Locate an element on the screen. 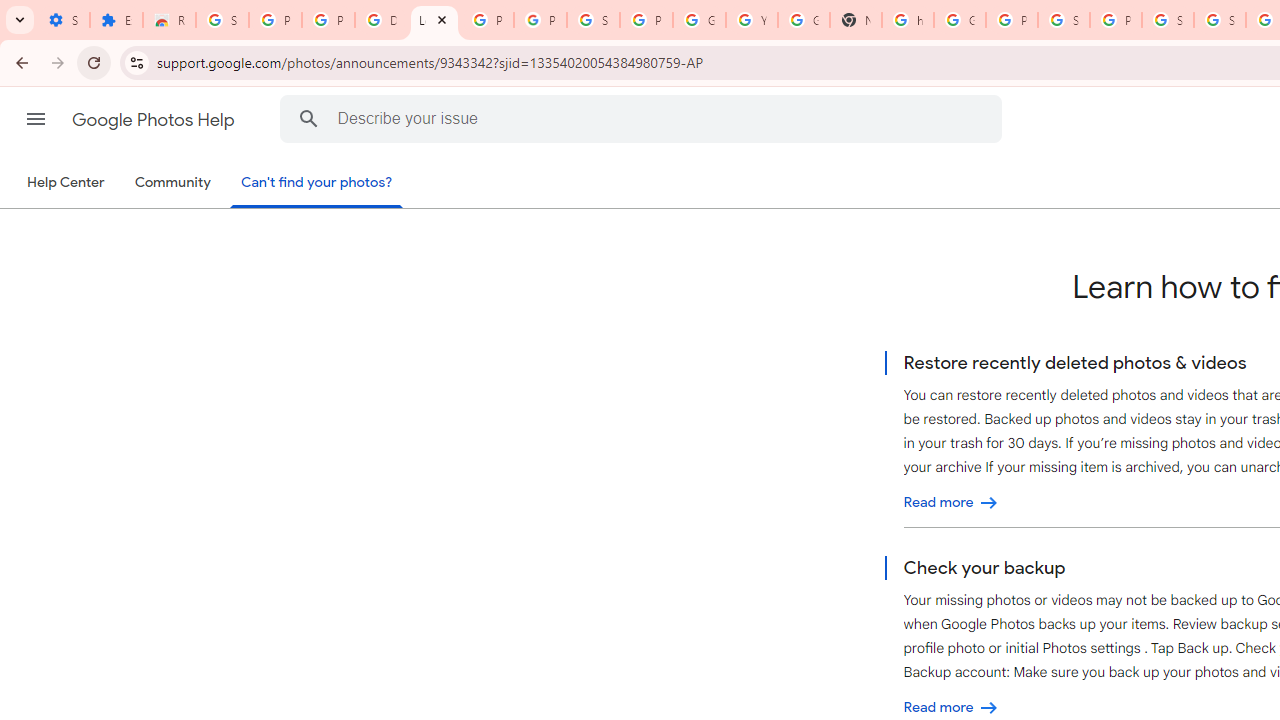 This screenshot has height=720, width=1280. 'Delete photos & videos - Computer - Google Photos Help' is located at coordinates (381, 20).